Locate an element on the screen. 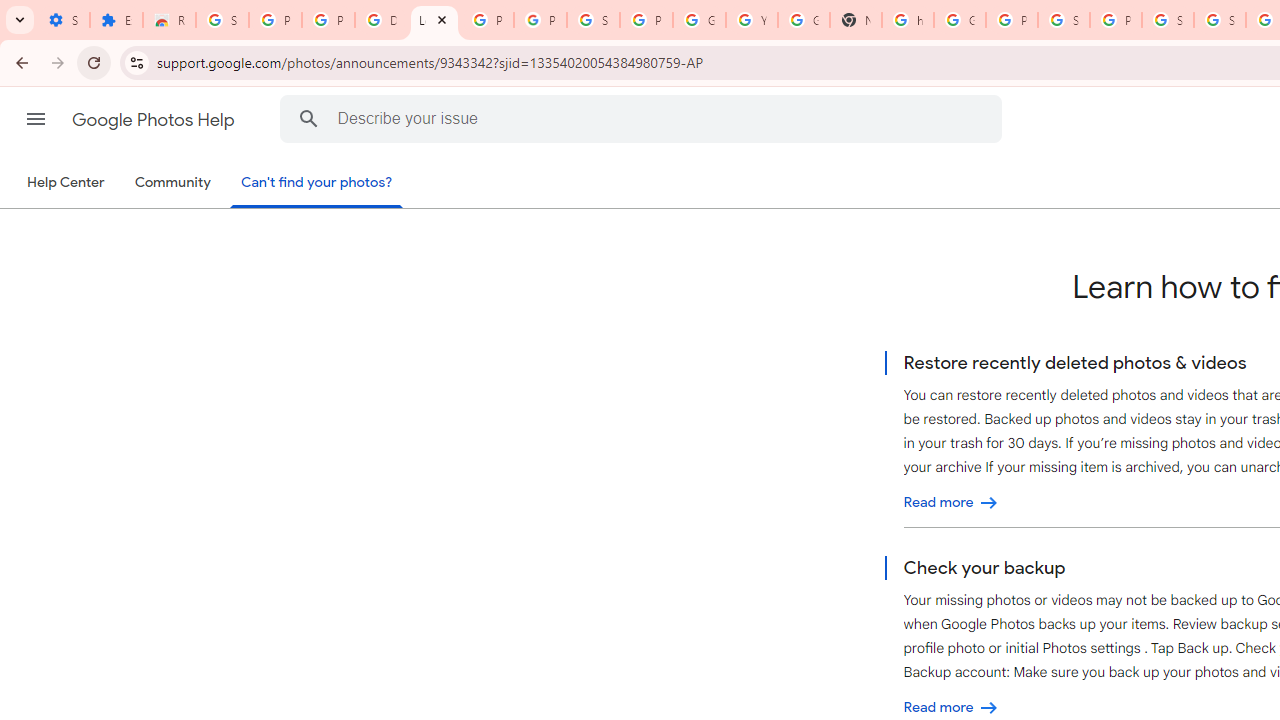 This screenshot has height=720, width=1280. 'Delete photos & videos - Computer - Google Photos Help' is located at coordinates (381, 20).